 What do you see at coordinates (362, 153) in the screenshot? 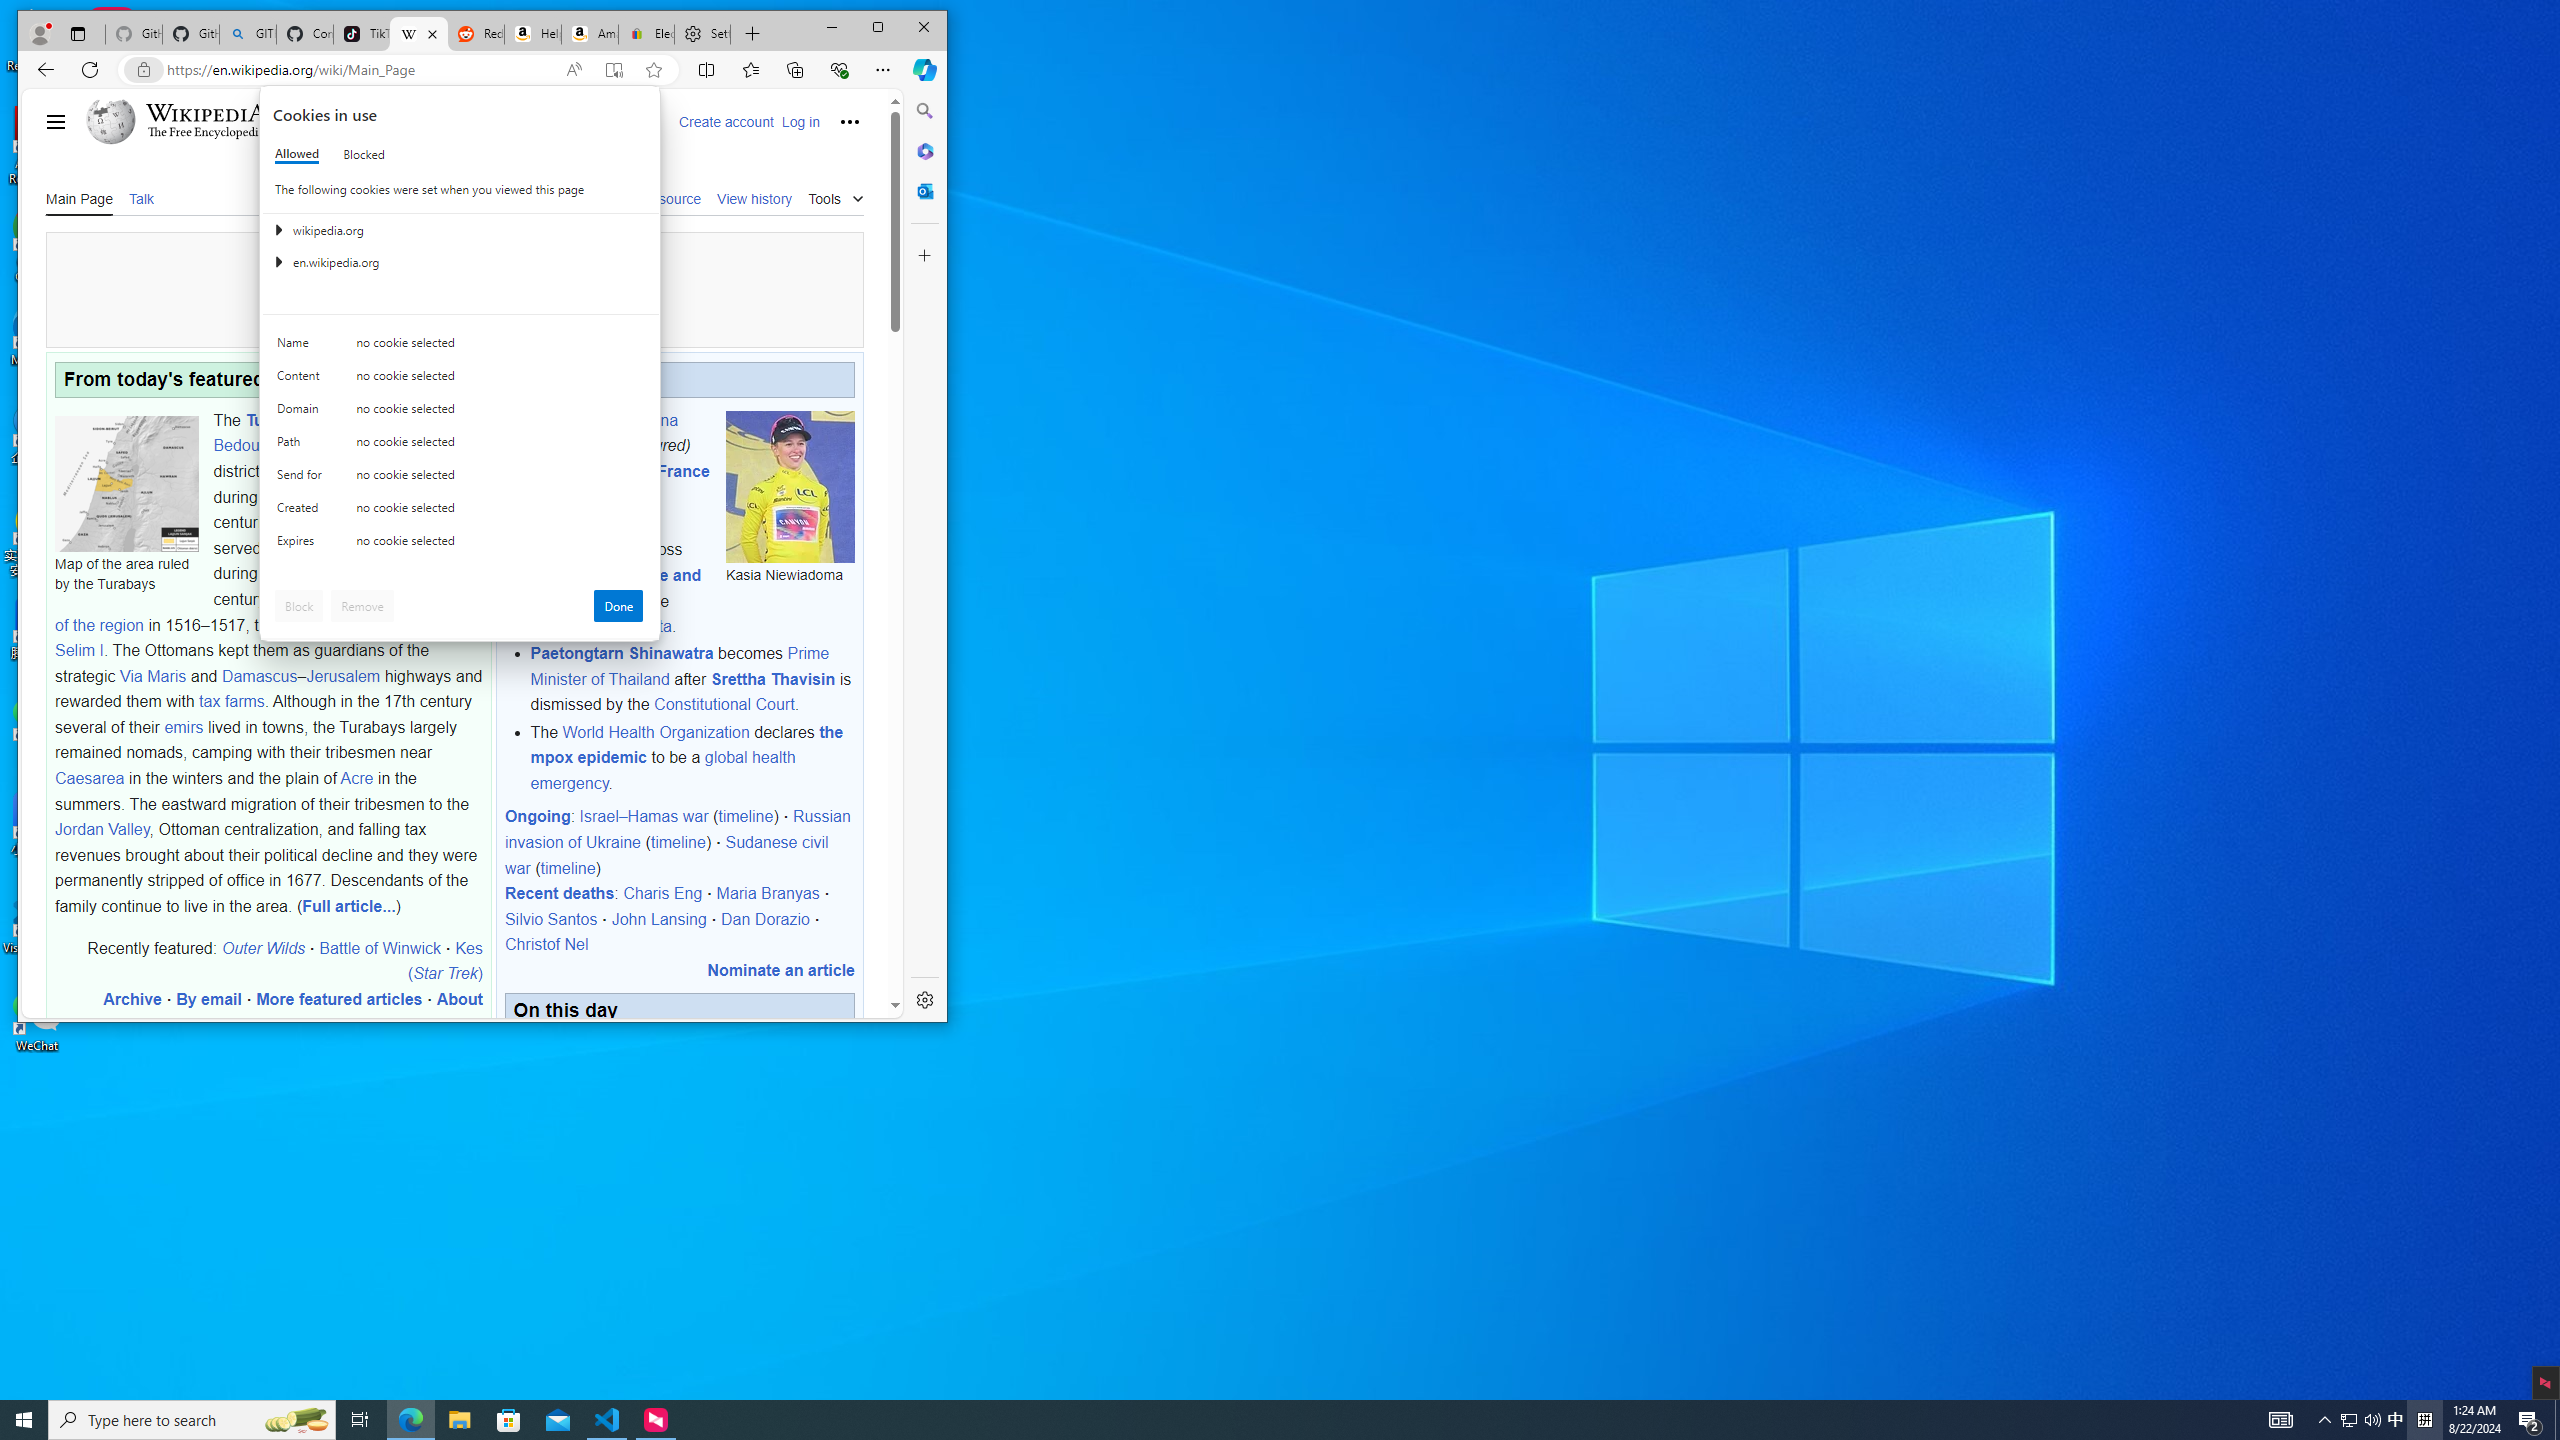
I see `'Blocked'` at bounding box center [362, 153].